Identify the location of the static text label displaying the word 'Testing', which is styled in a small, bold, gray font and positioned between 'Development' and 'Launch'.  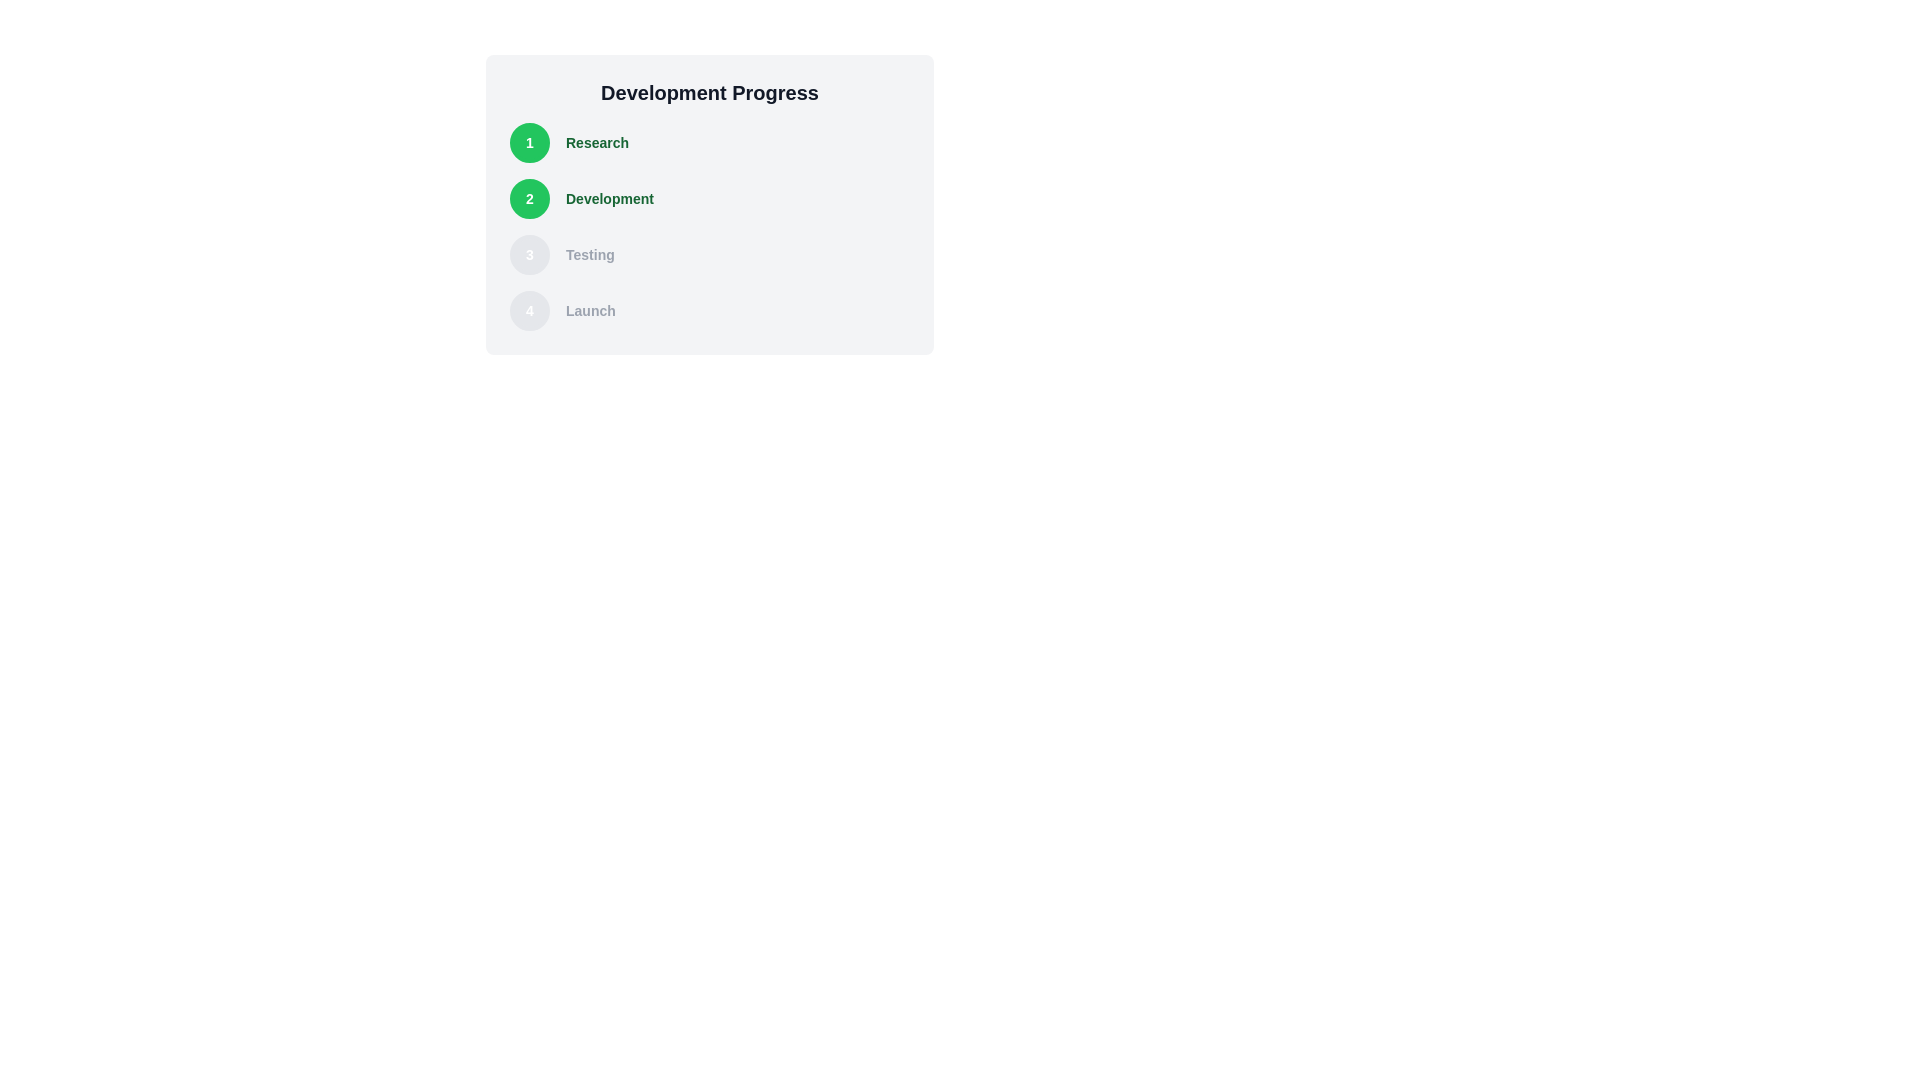
(589, 253).